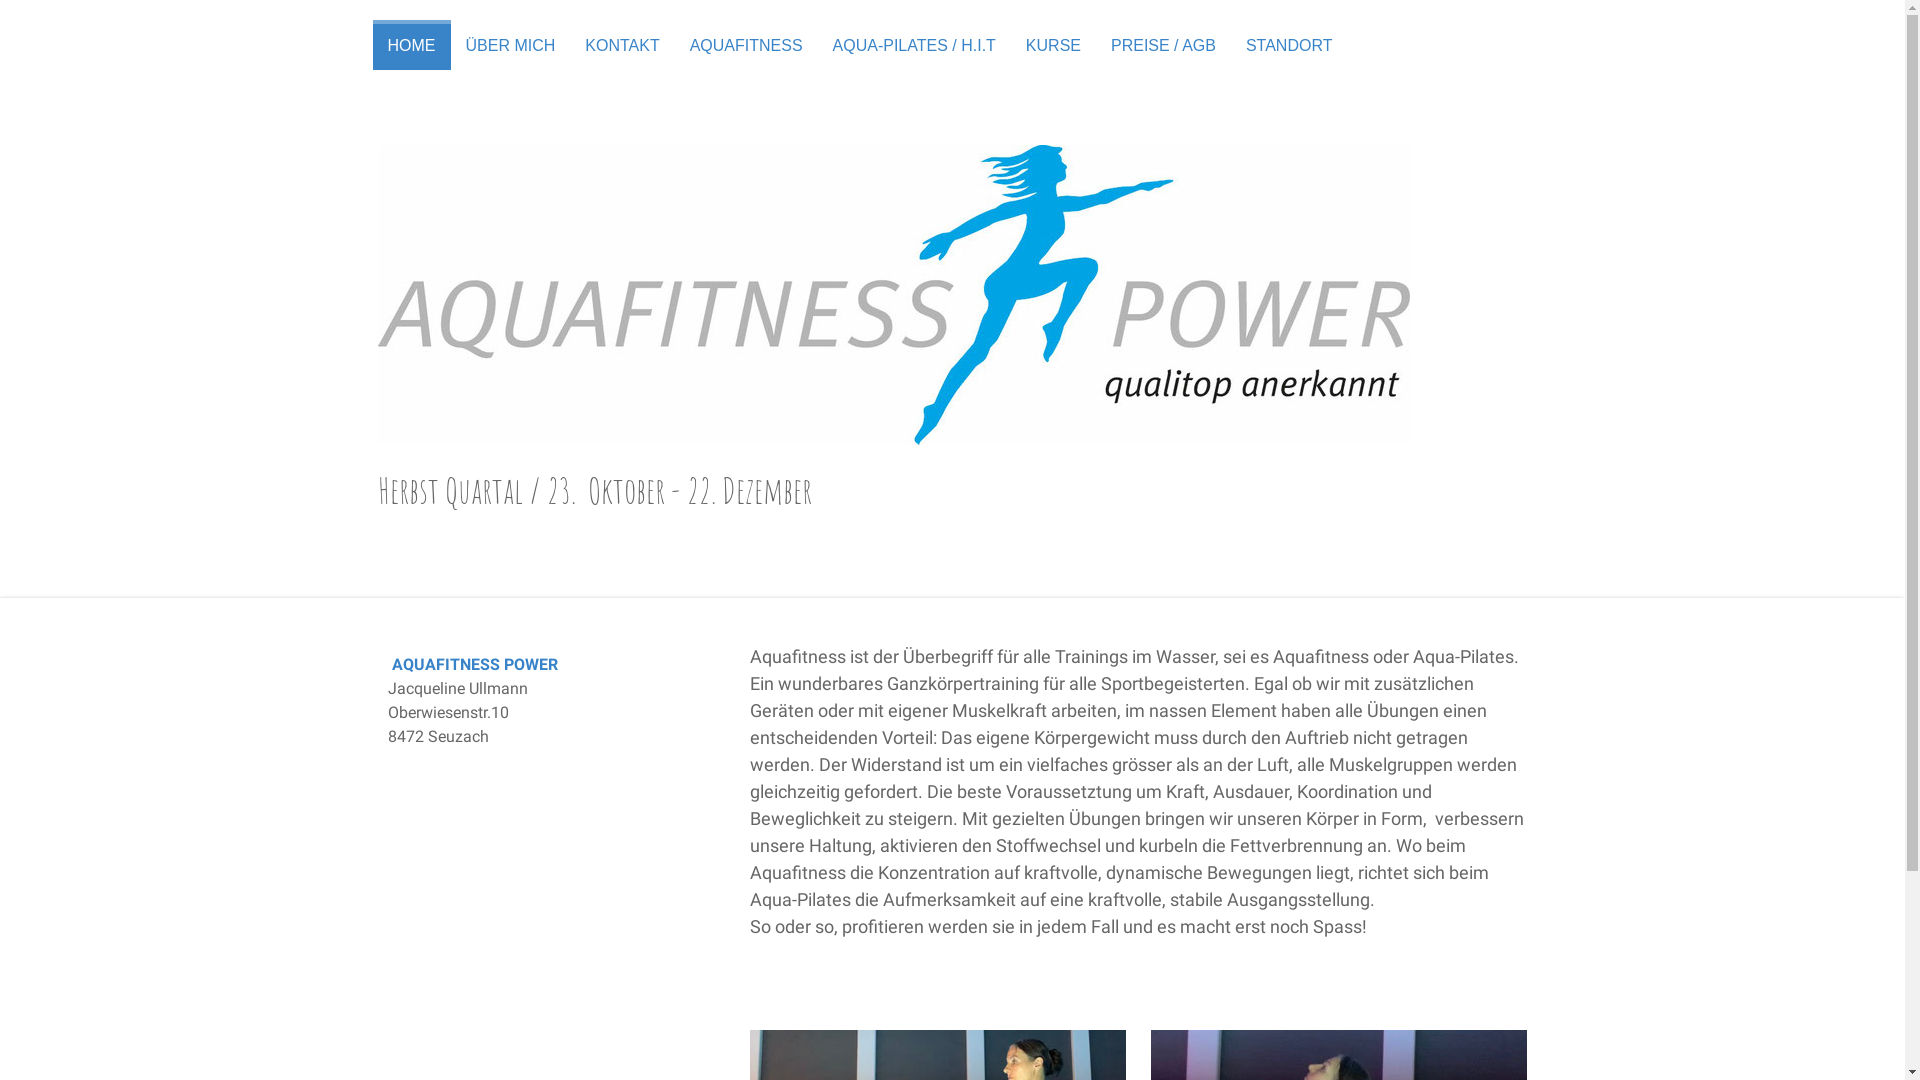 The image size is (1920, 1080). Describe the element at coordinates (410, 45) in the screenshot. I see `'HOME'` at that location.